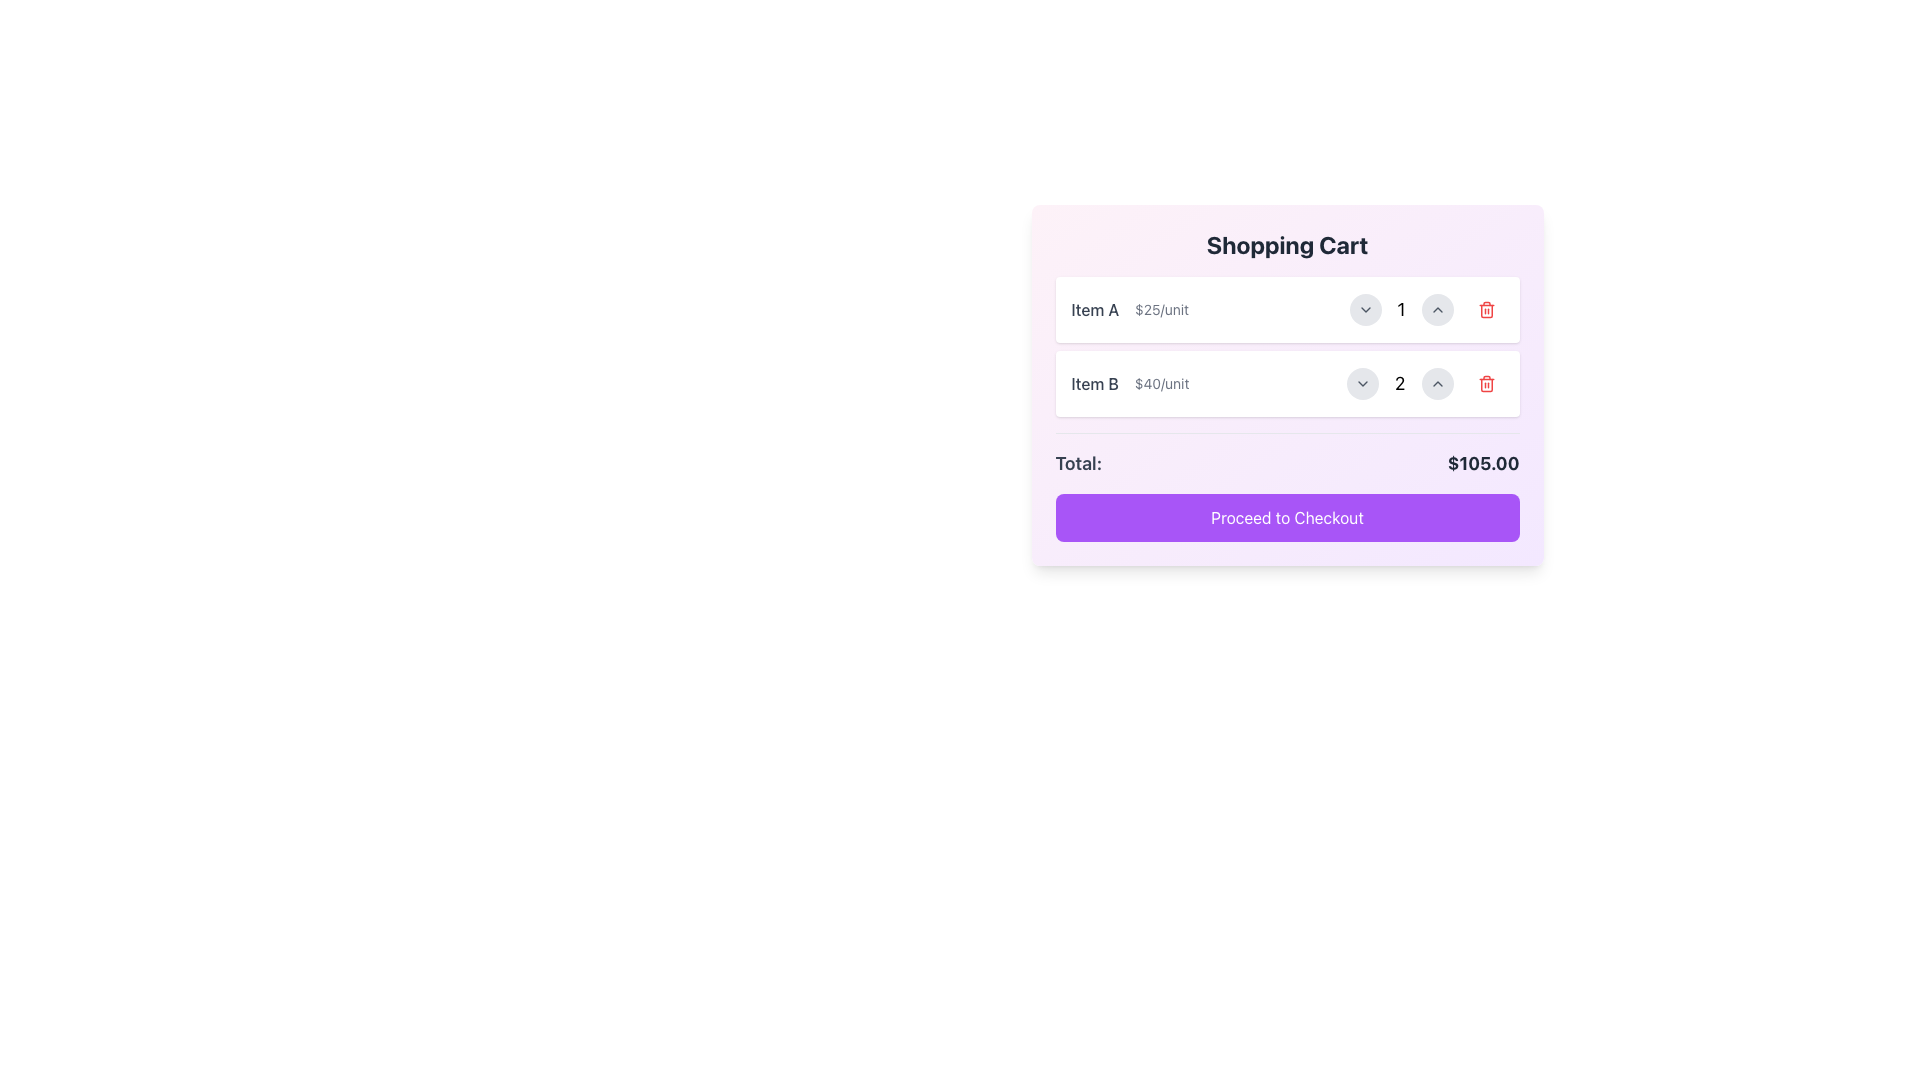 This screenshot has height=1080, width=1920. What do you see at coordinates (1400, 309) in the screenshot?
I see `the static text display showing the digit '1', which is positioned in the second row of the shopping cart item list, indicating the current quantity of the item` at bounding box center [1400, 309].